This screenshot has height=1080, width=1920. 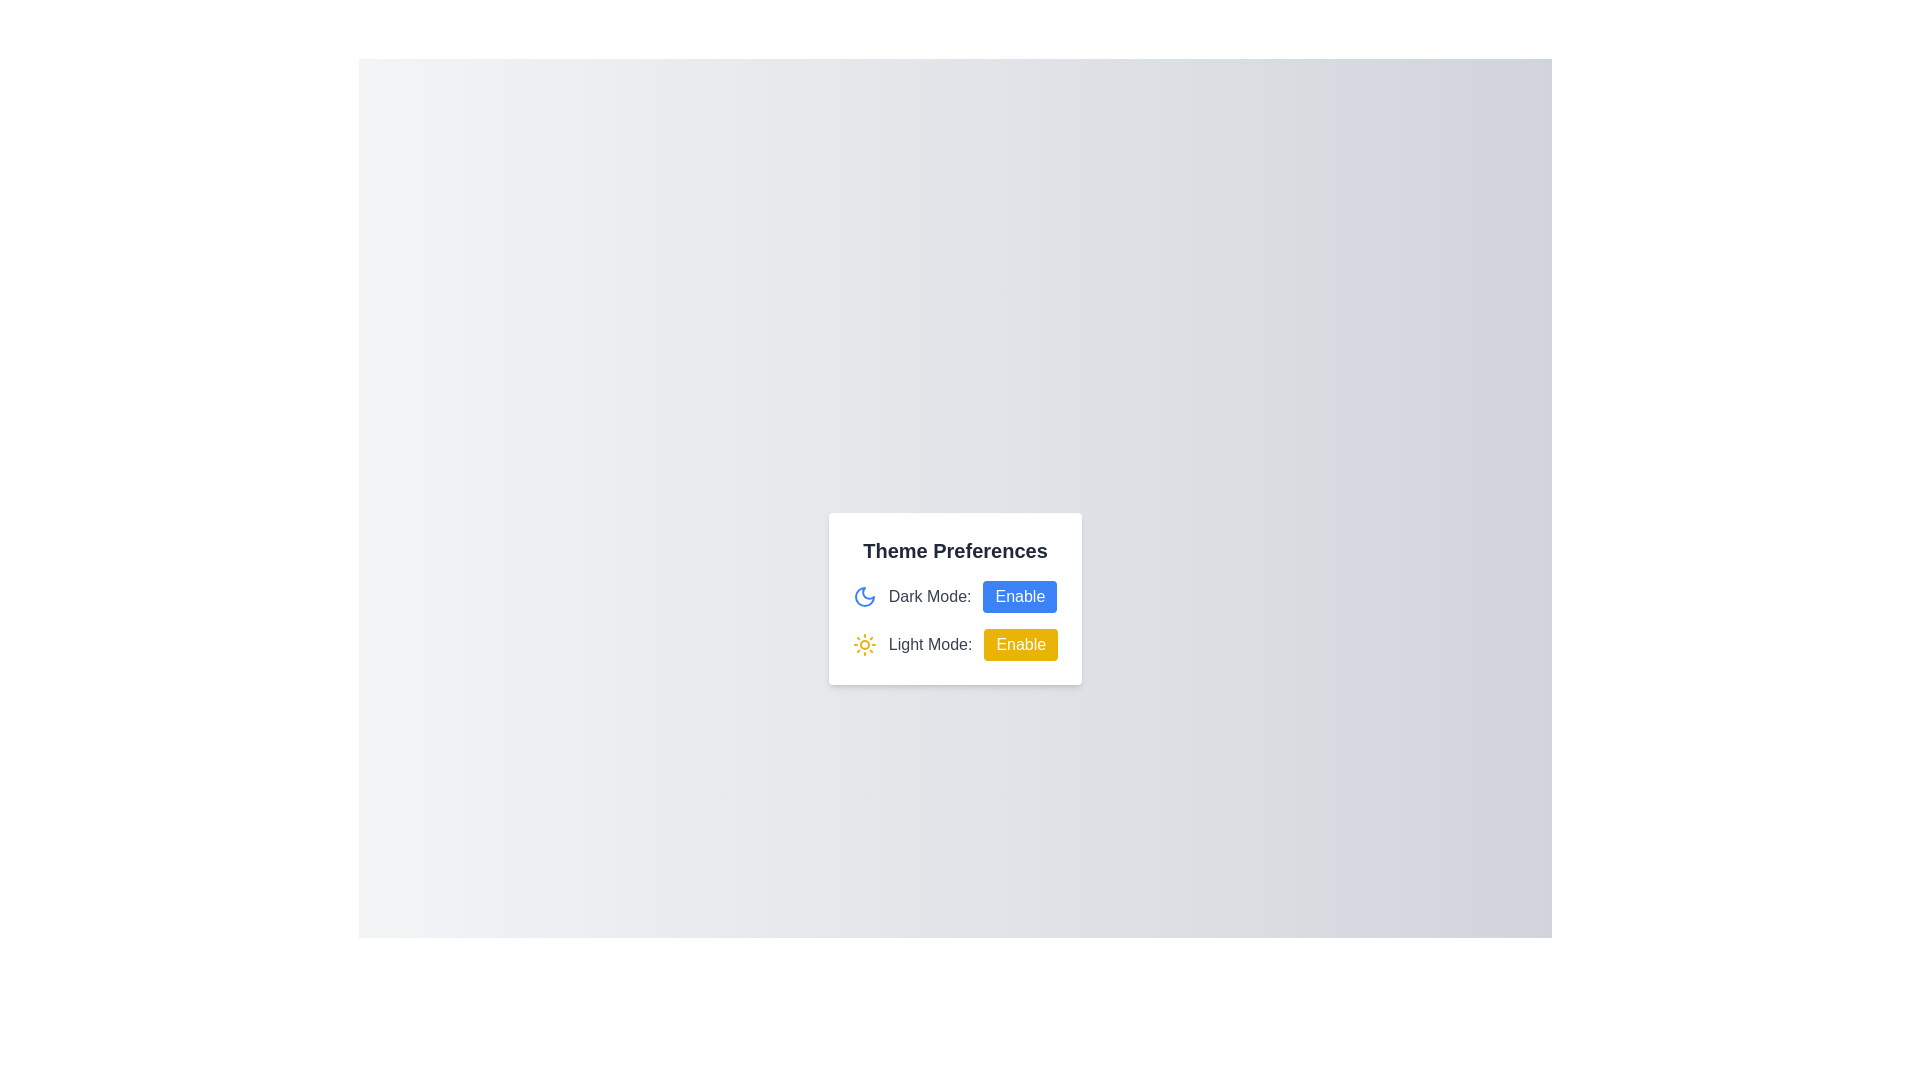 What do you see at coordinates (864, 644) in the screenshot?
I see `the light mode theme icon located in the user preferences, which is positioned next to the 'Enable' button and below the 'Dark Mode' moon icon` at bounding box center [864, 644].